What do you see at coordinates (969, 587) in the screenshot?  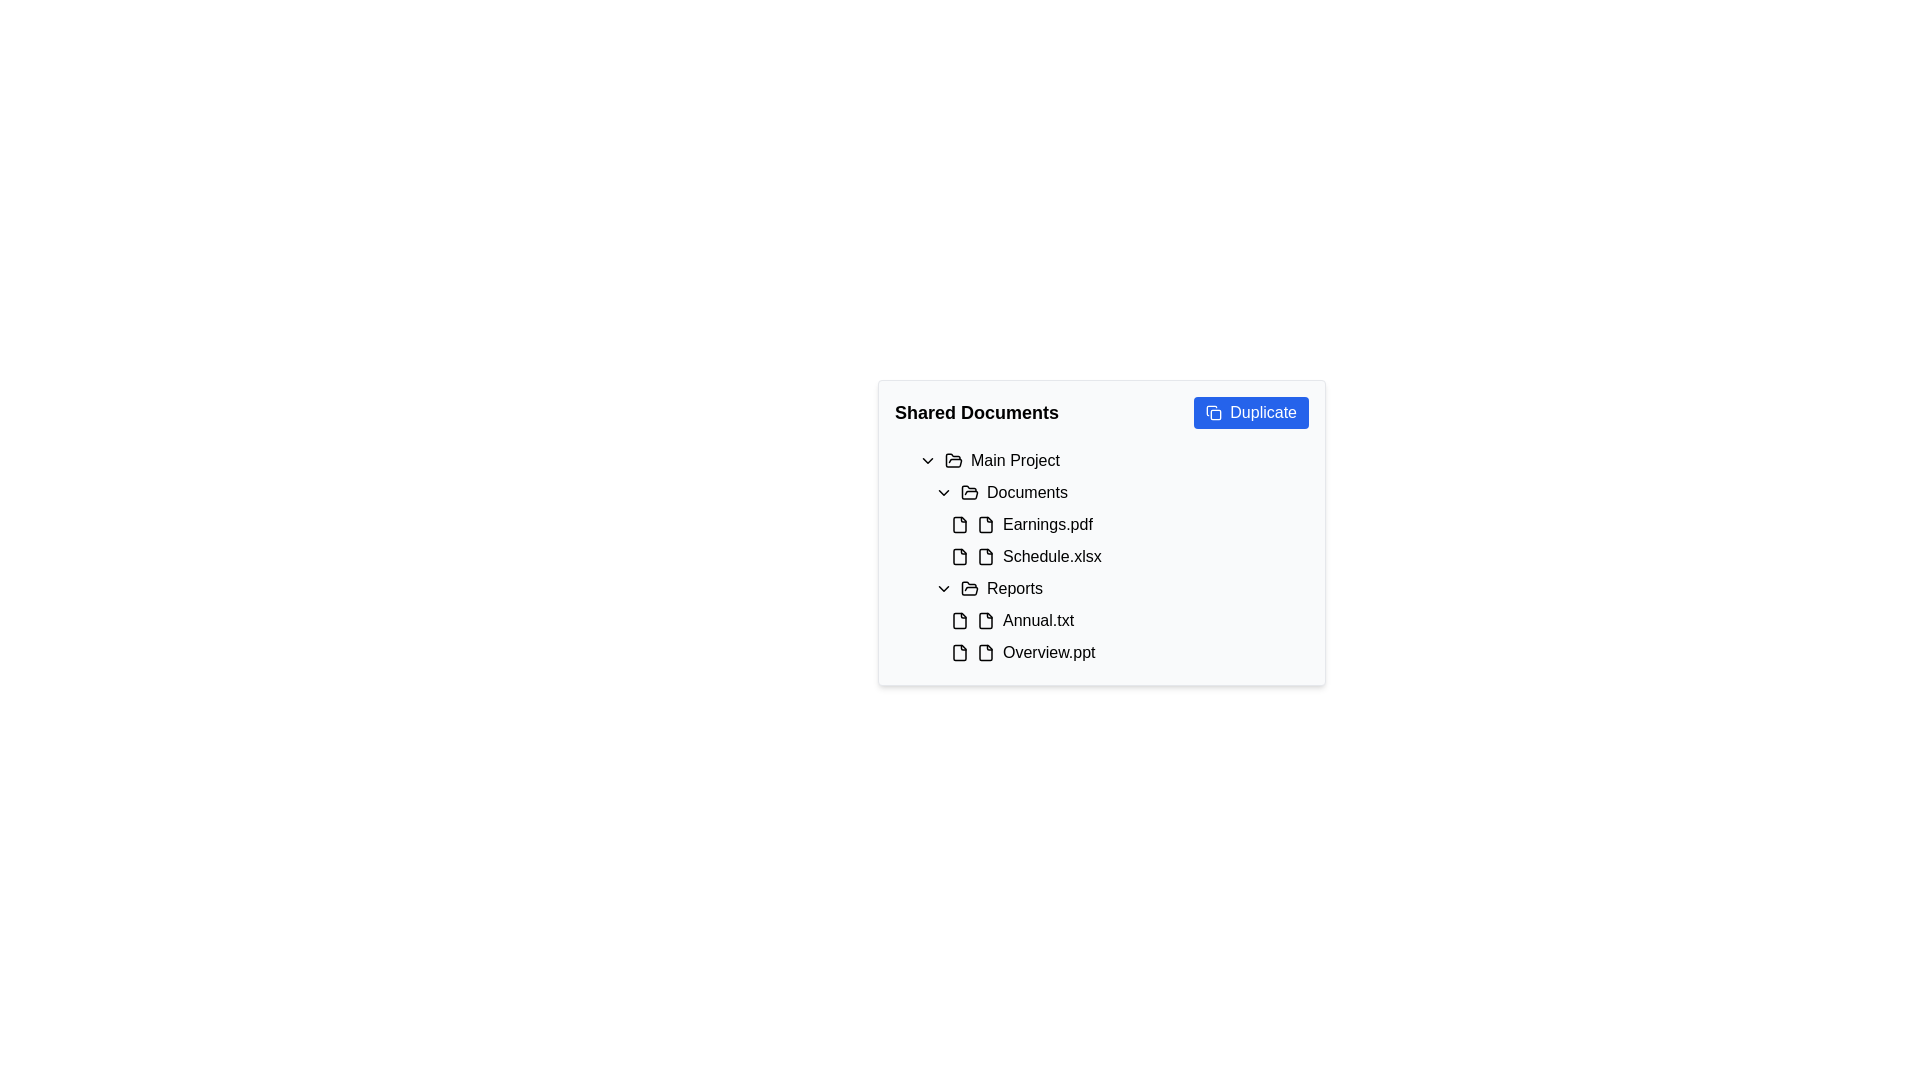 I see `the open folder icon located to the left of the 'Reports' text label in the 'Shared Documents' interface` at bounding box center [969, 587].